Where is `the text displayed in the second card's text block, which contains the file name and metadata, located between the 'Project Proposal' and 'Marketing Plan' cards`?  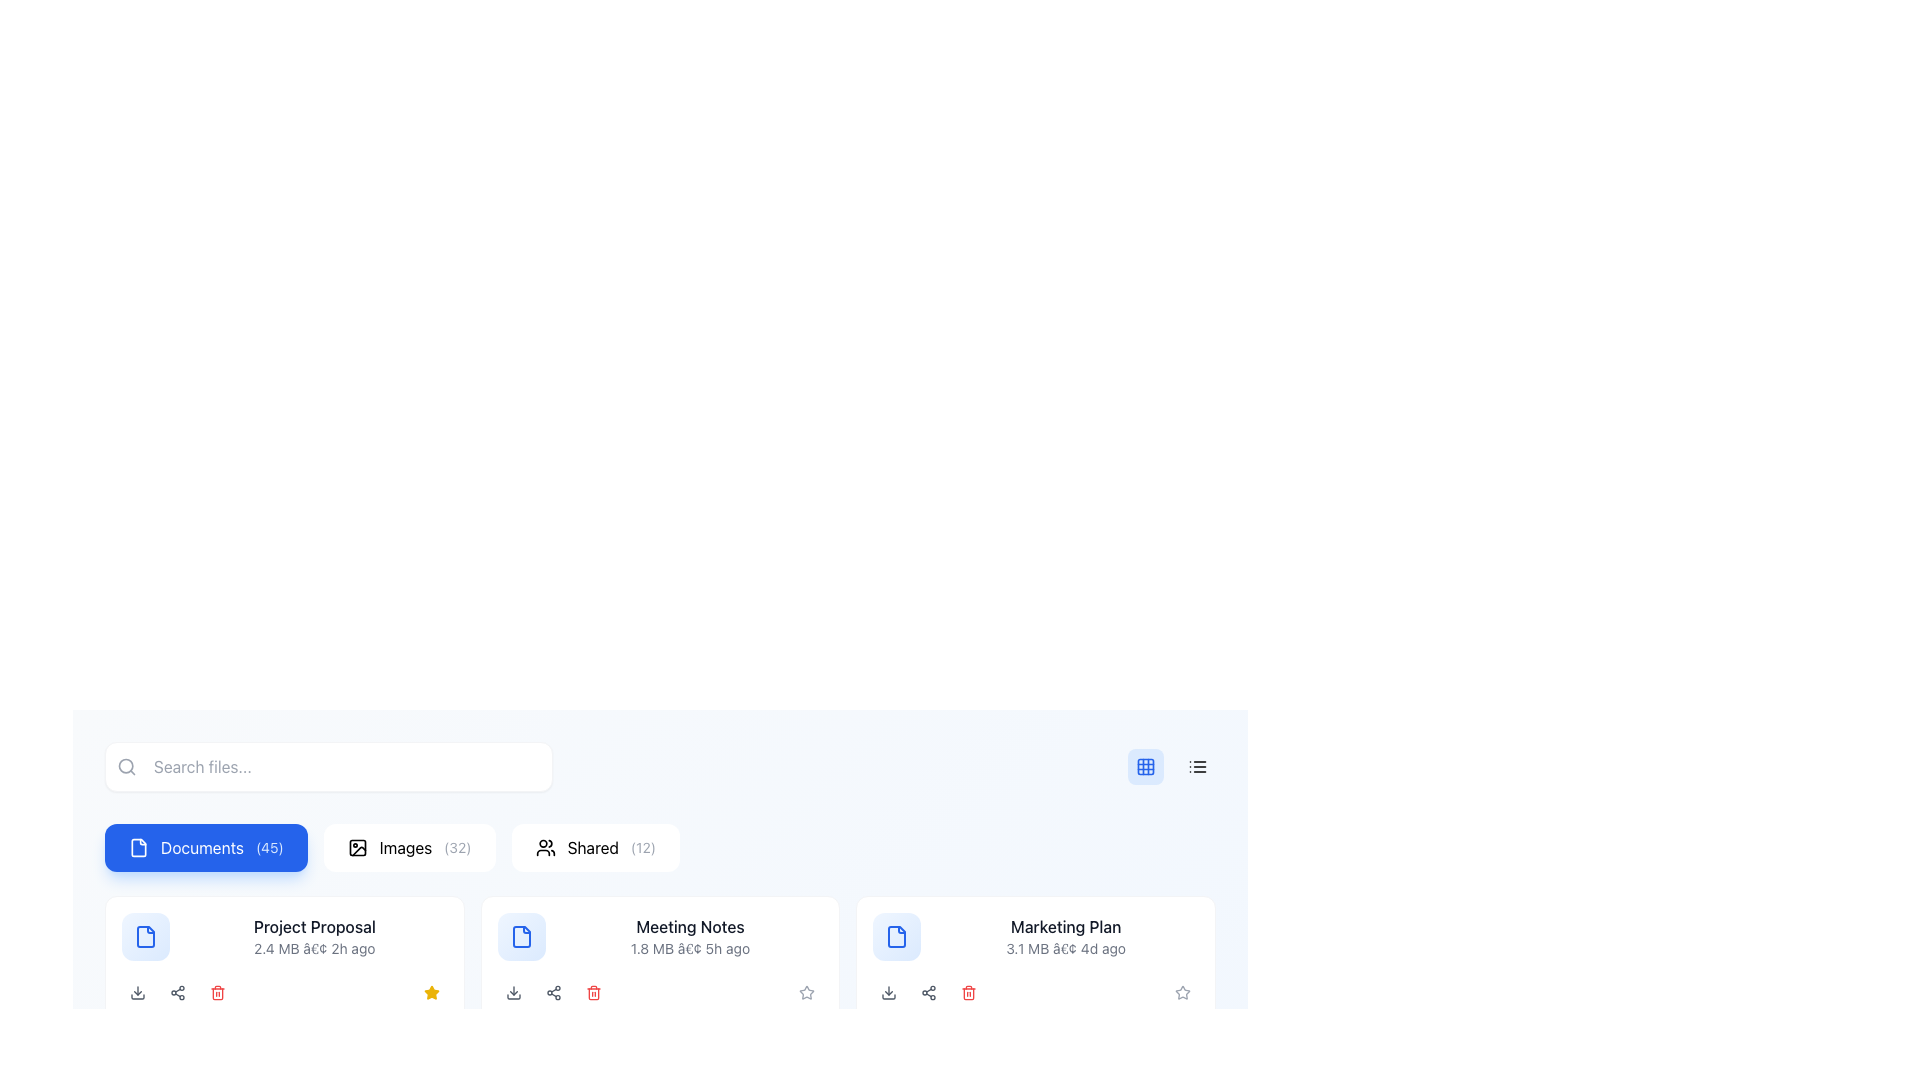
the text displayed in the second card's text block, which contains the file name and metadata, located between the 'Project Proposal' and 'Marketing Plan' cards is located at coordinates (690, 937).